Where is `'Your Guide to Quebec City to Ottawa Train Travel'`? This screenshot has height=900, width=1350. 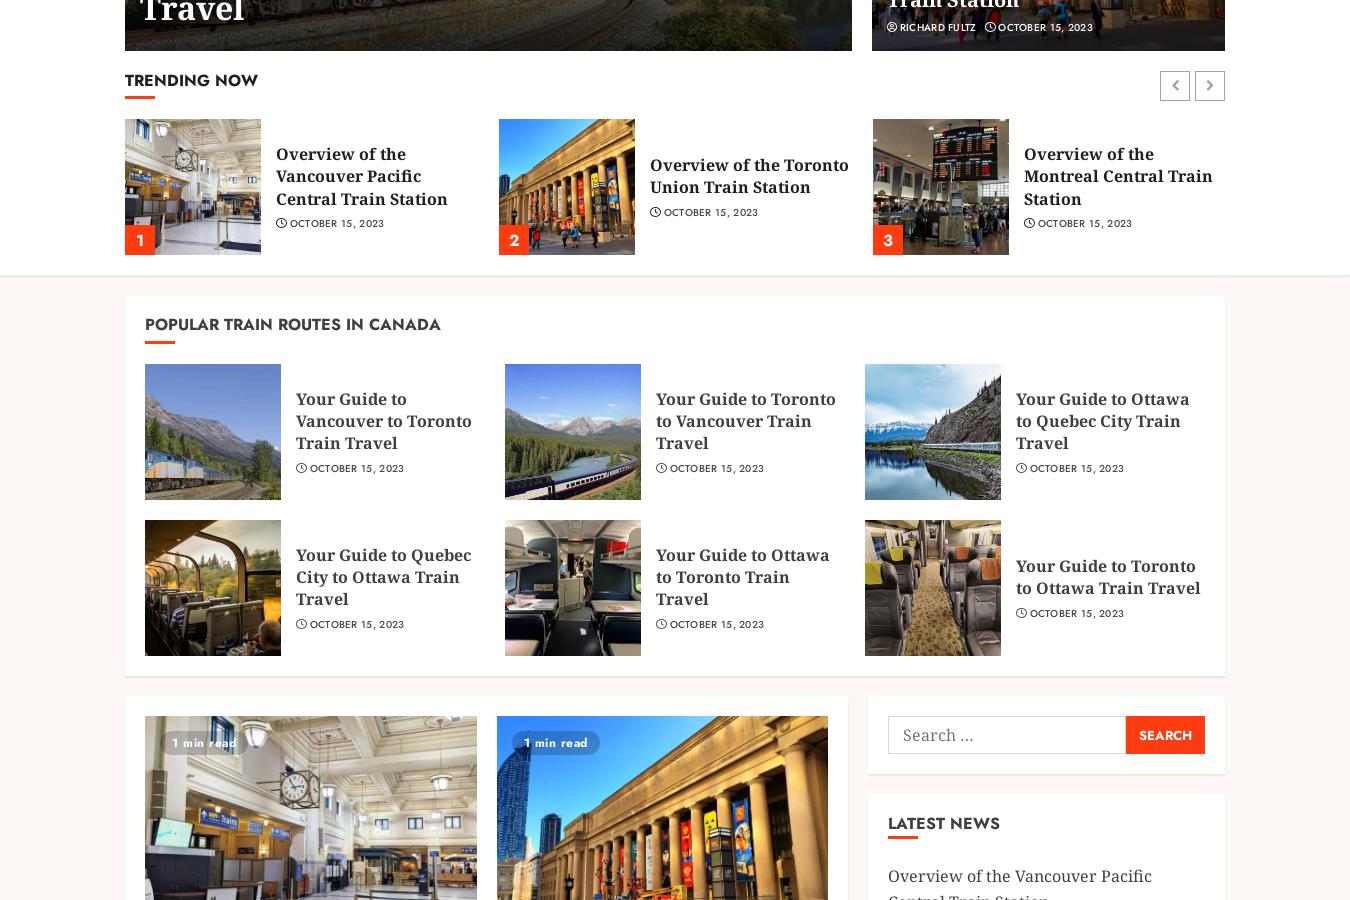 'Your Guide to Quebec City to Ottawa Train Travel' is located at coordinates (383, 576).